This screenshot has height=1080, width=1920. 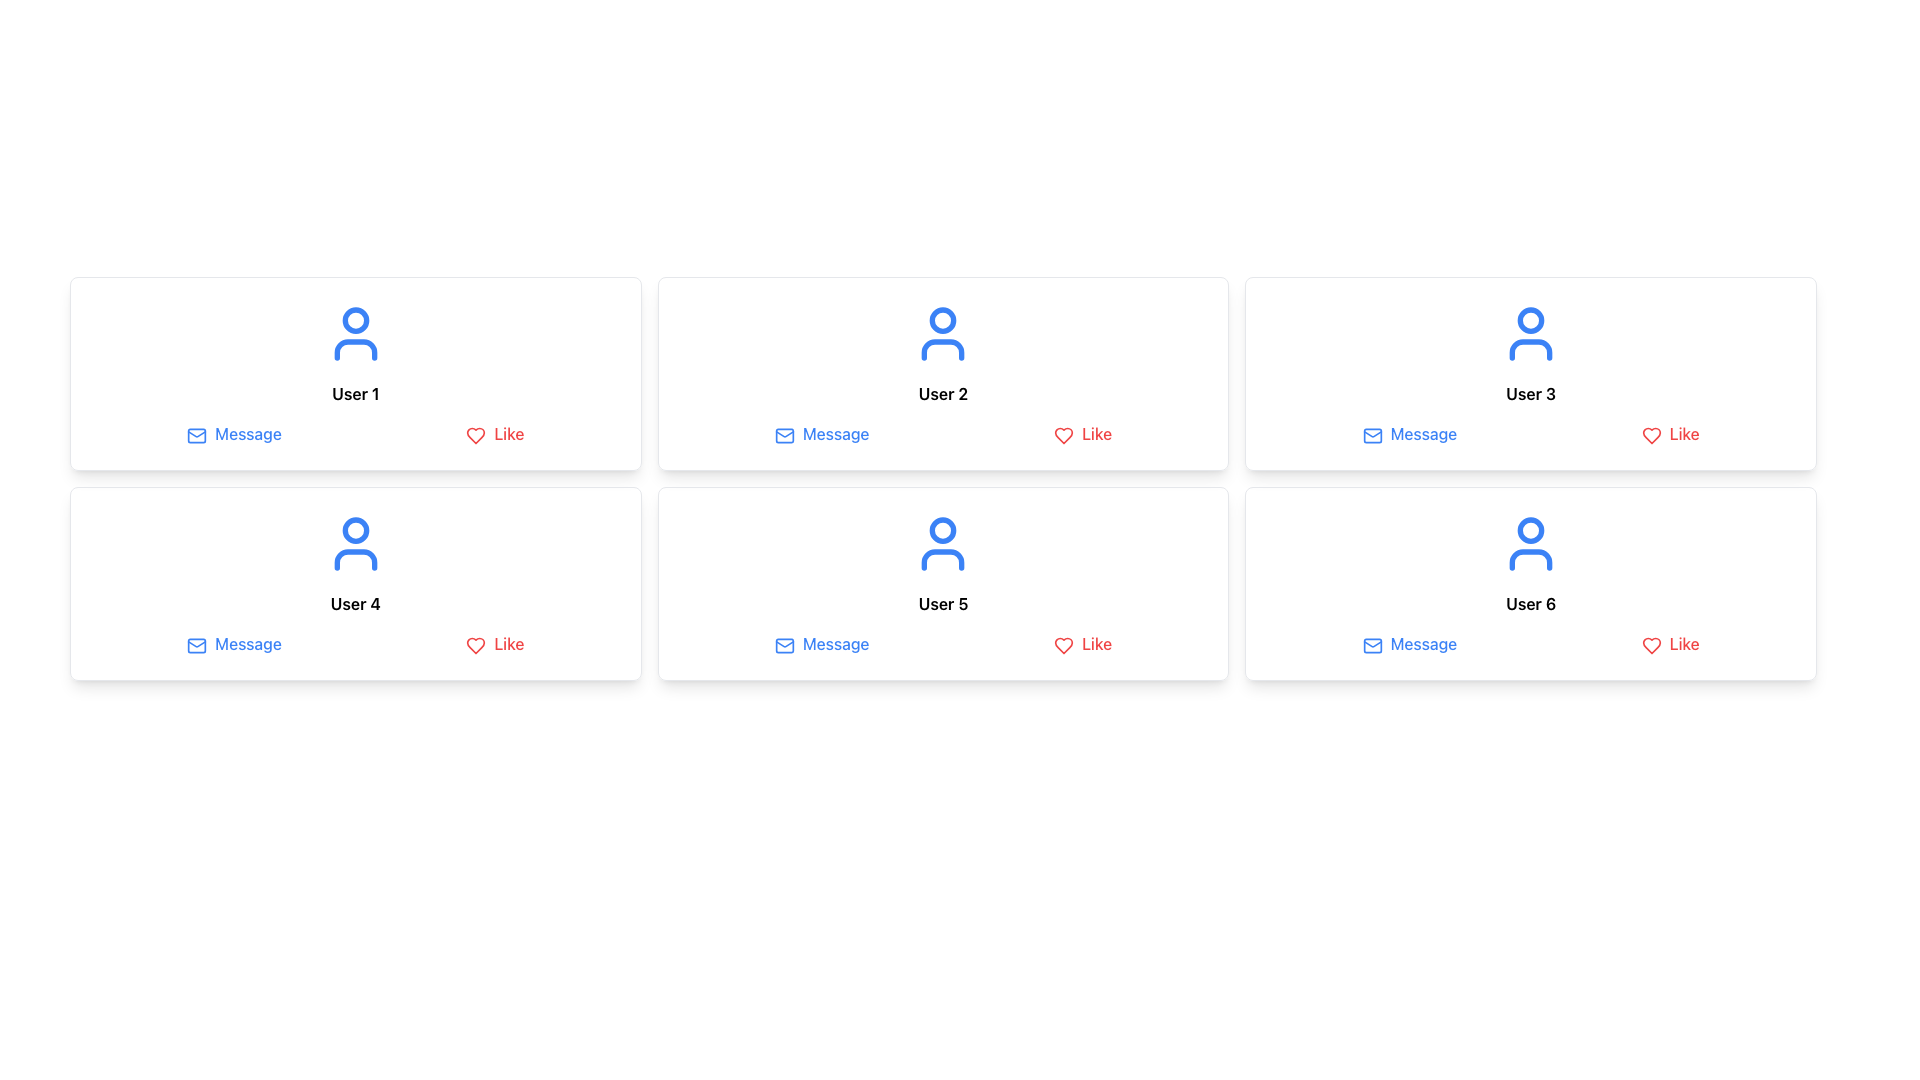 I want to click on the text label 'User 6', which is styled with a bold font and is center-aligned within its card, positioned below a blue user icon and above the 'Message' and 'Like' buttons, so click(x=1530, y=603).